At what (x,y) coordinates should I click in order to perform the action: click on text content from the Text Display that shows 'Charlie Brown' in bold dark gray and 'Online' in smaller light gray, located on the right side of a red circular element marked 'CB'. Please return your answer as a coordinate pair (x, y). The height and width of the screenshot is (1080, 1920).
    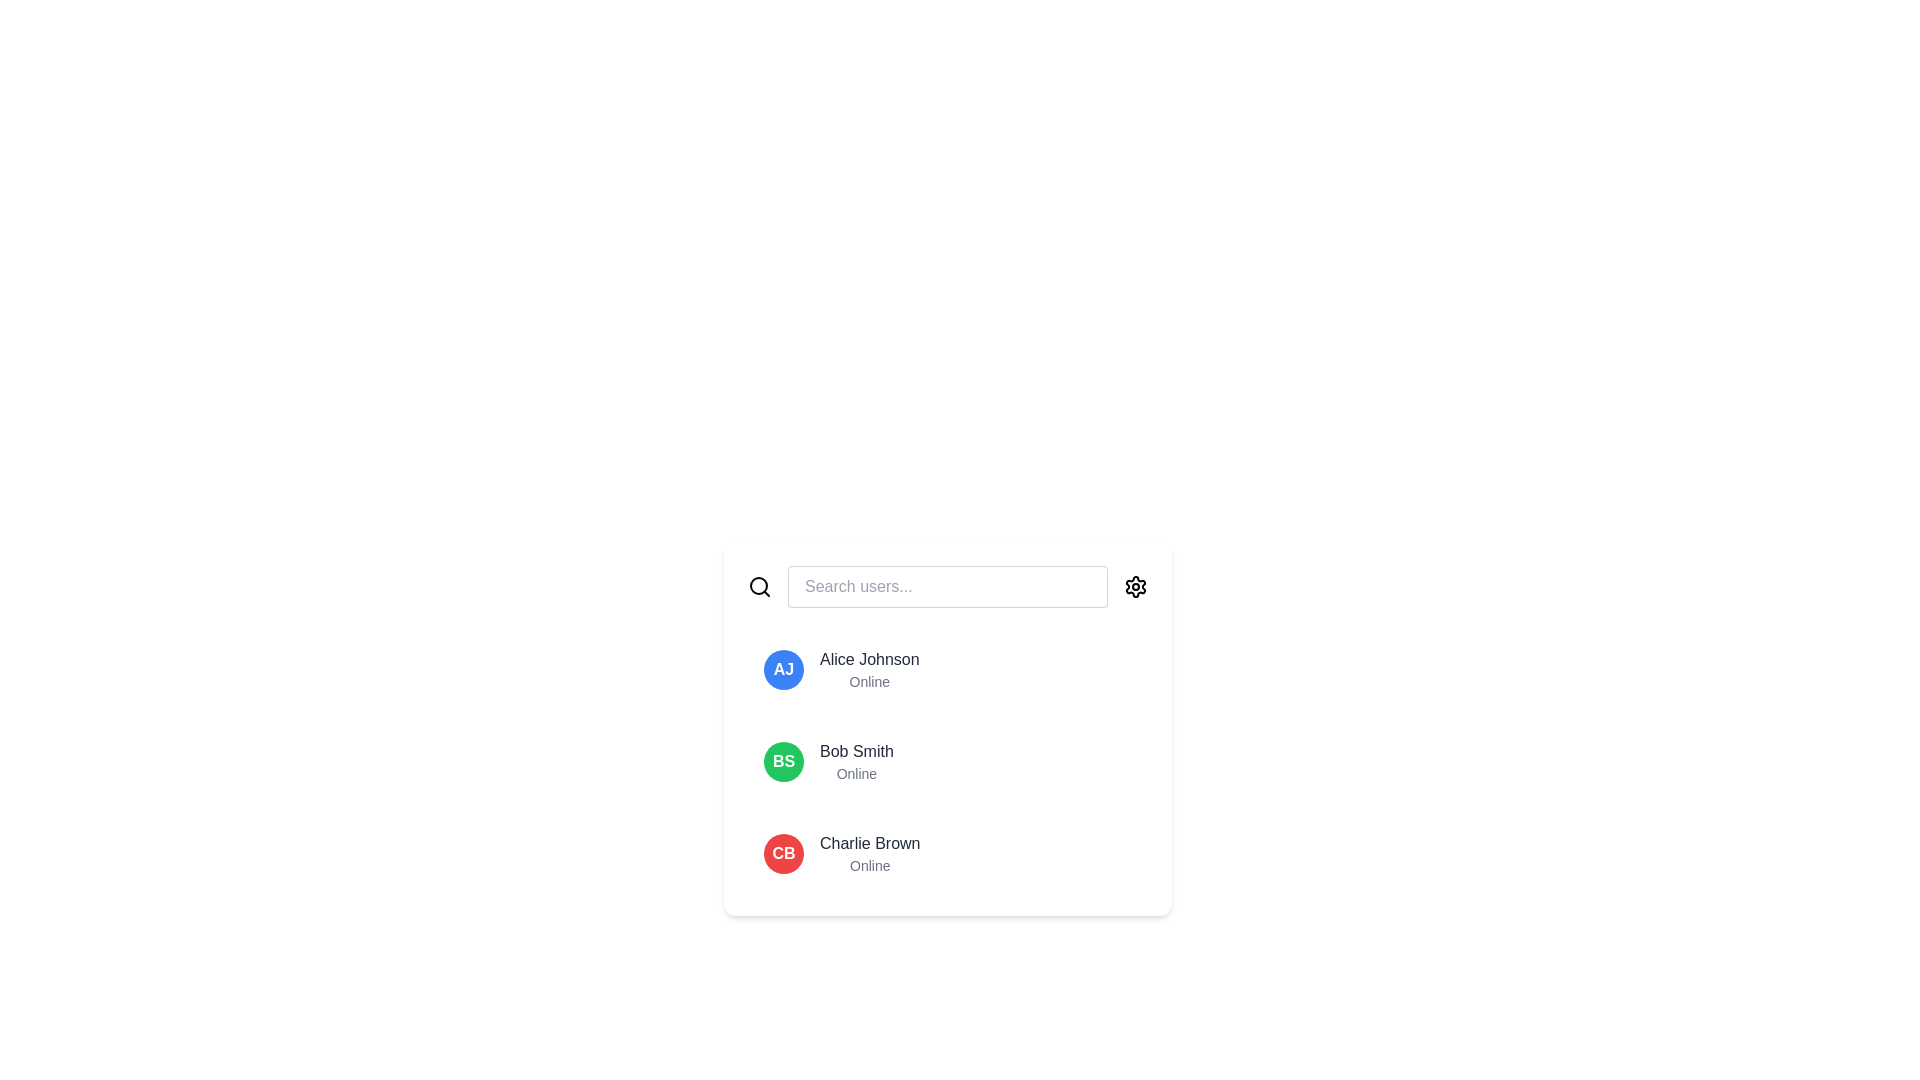
    Looking at the image, I should click on (870, 853).